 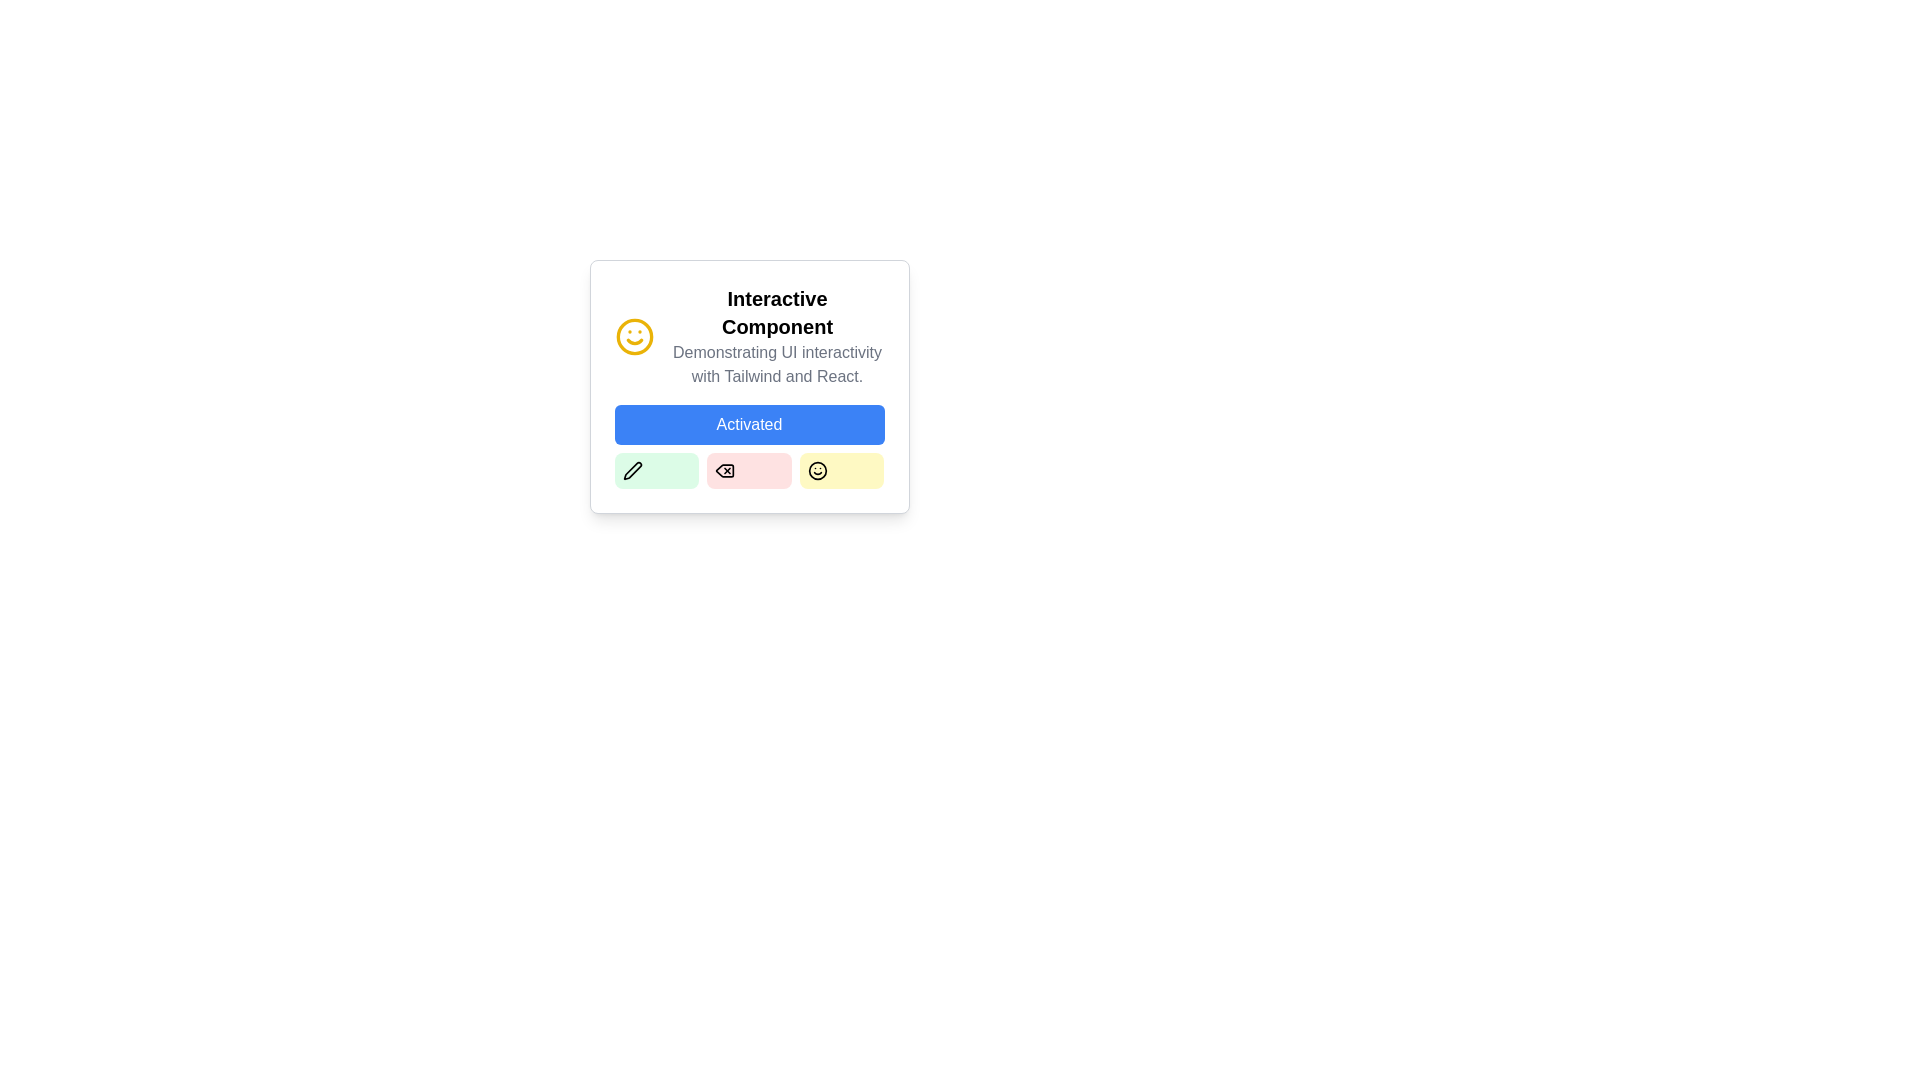 I want to click on the first button in the bottom row, which is a square-shaped button with a light green background containing a pen icon, using keyboard navigation, so click(x=631, y=470).